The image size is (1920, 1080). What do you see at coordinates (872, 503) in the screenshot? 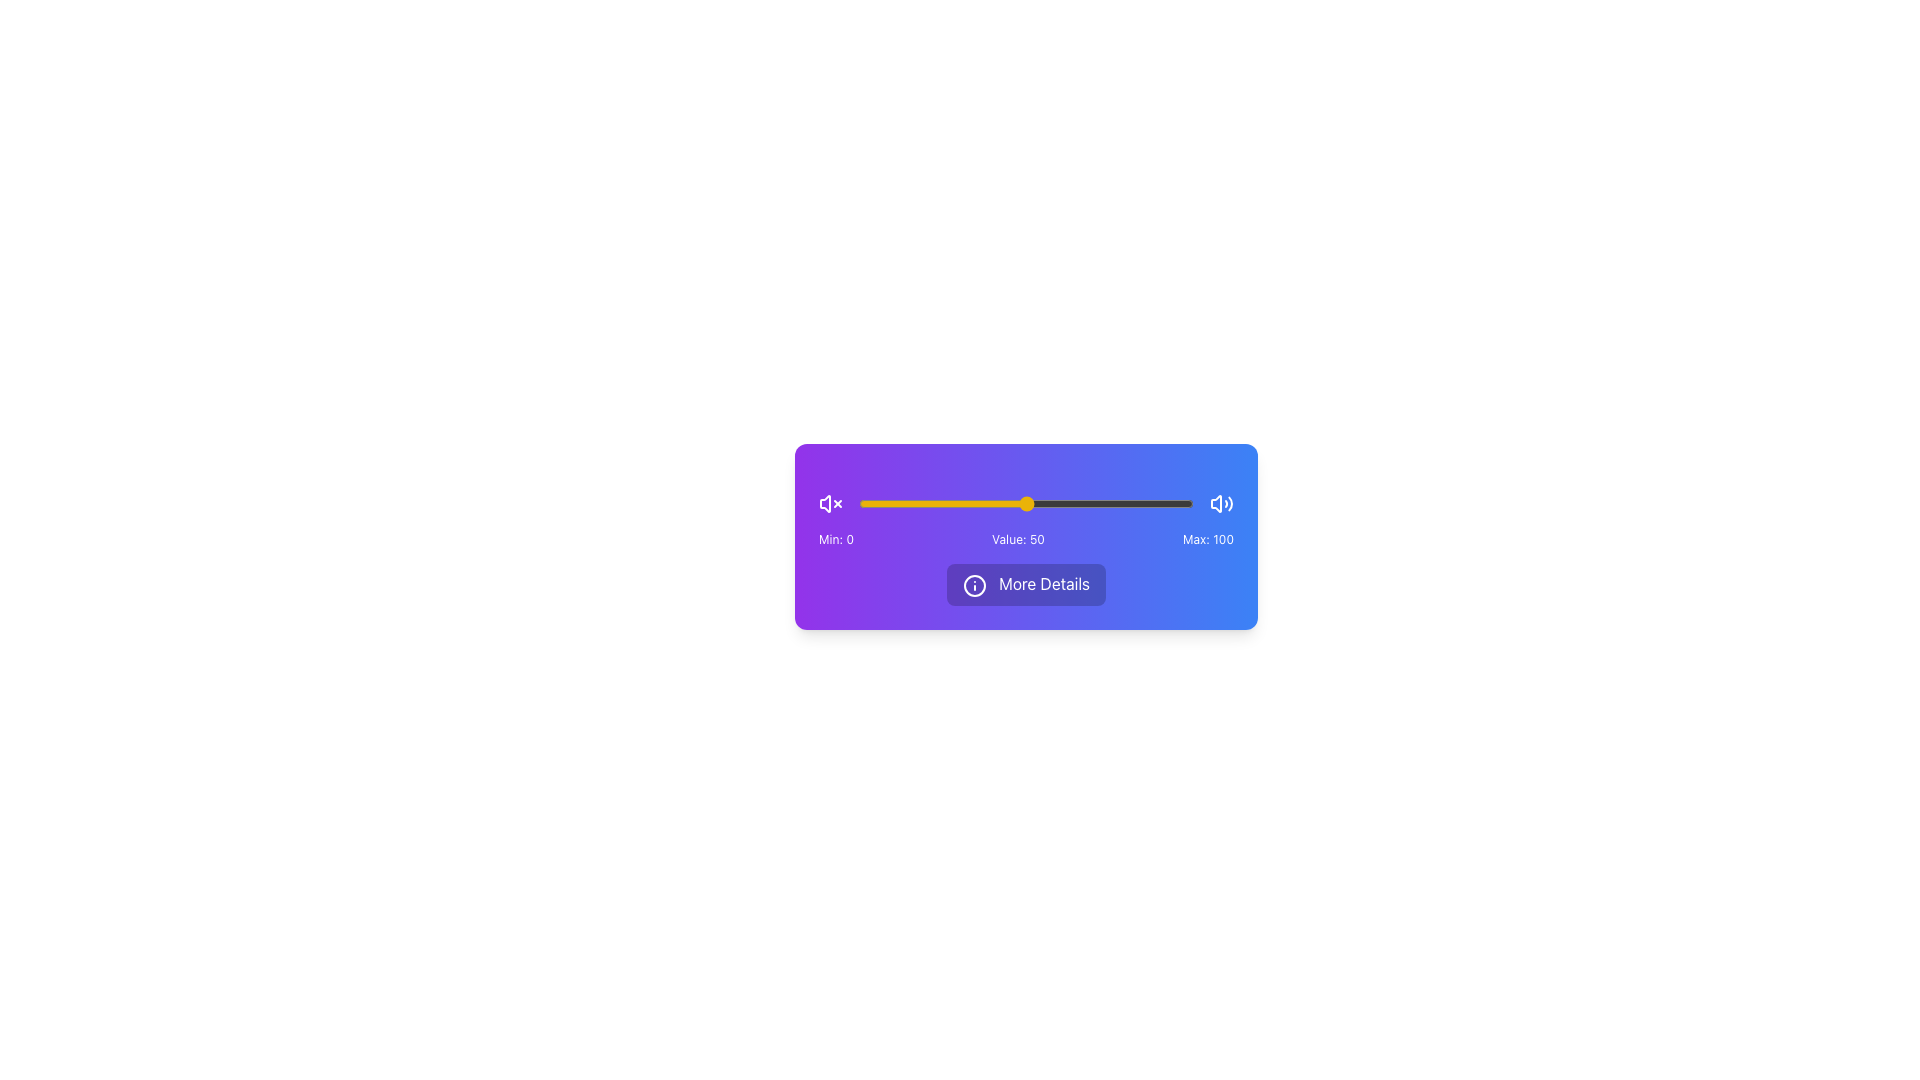
I see `the volume` at bounding box center [872, 503].